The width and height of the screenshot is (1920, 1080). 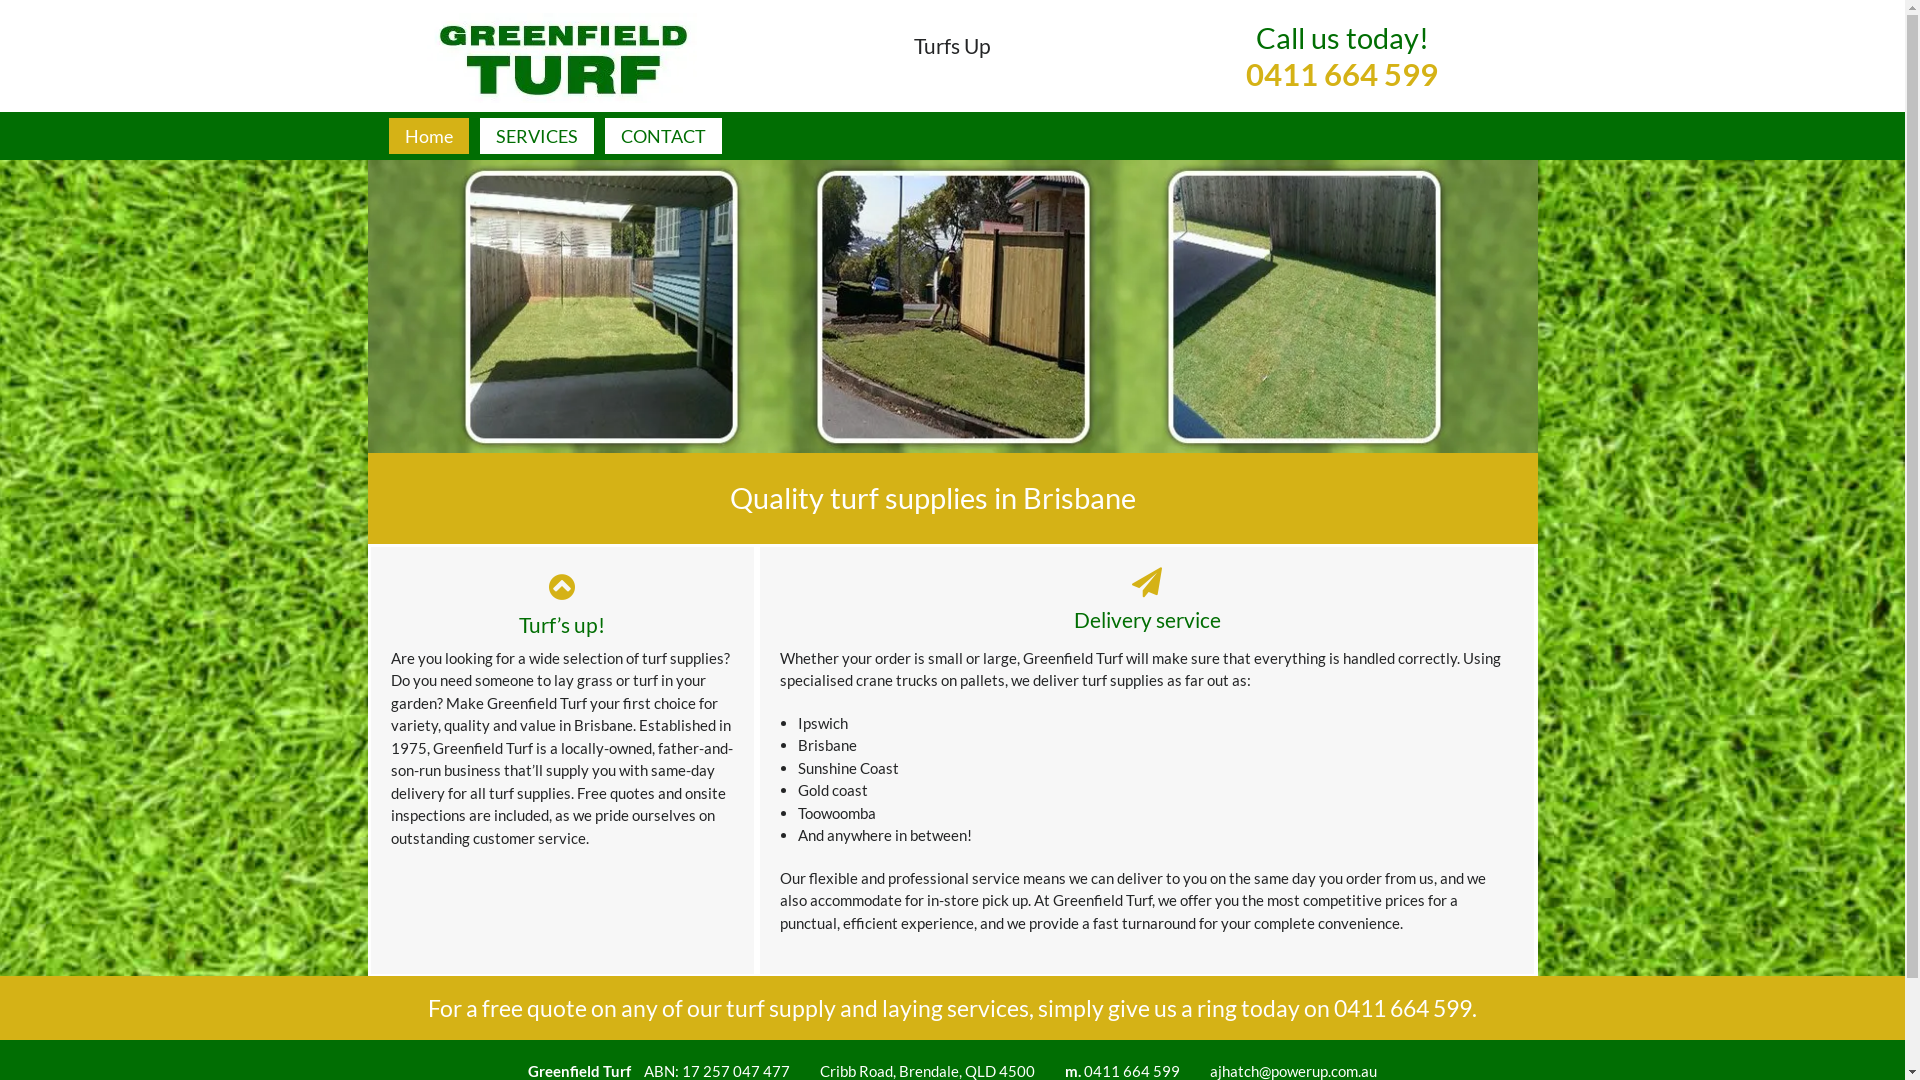 What do you see at coordinates (1245, 93) in the screenshot?
I see `'0411 664 599'` at bounding box center [1245, 93].